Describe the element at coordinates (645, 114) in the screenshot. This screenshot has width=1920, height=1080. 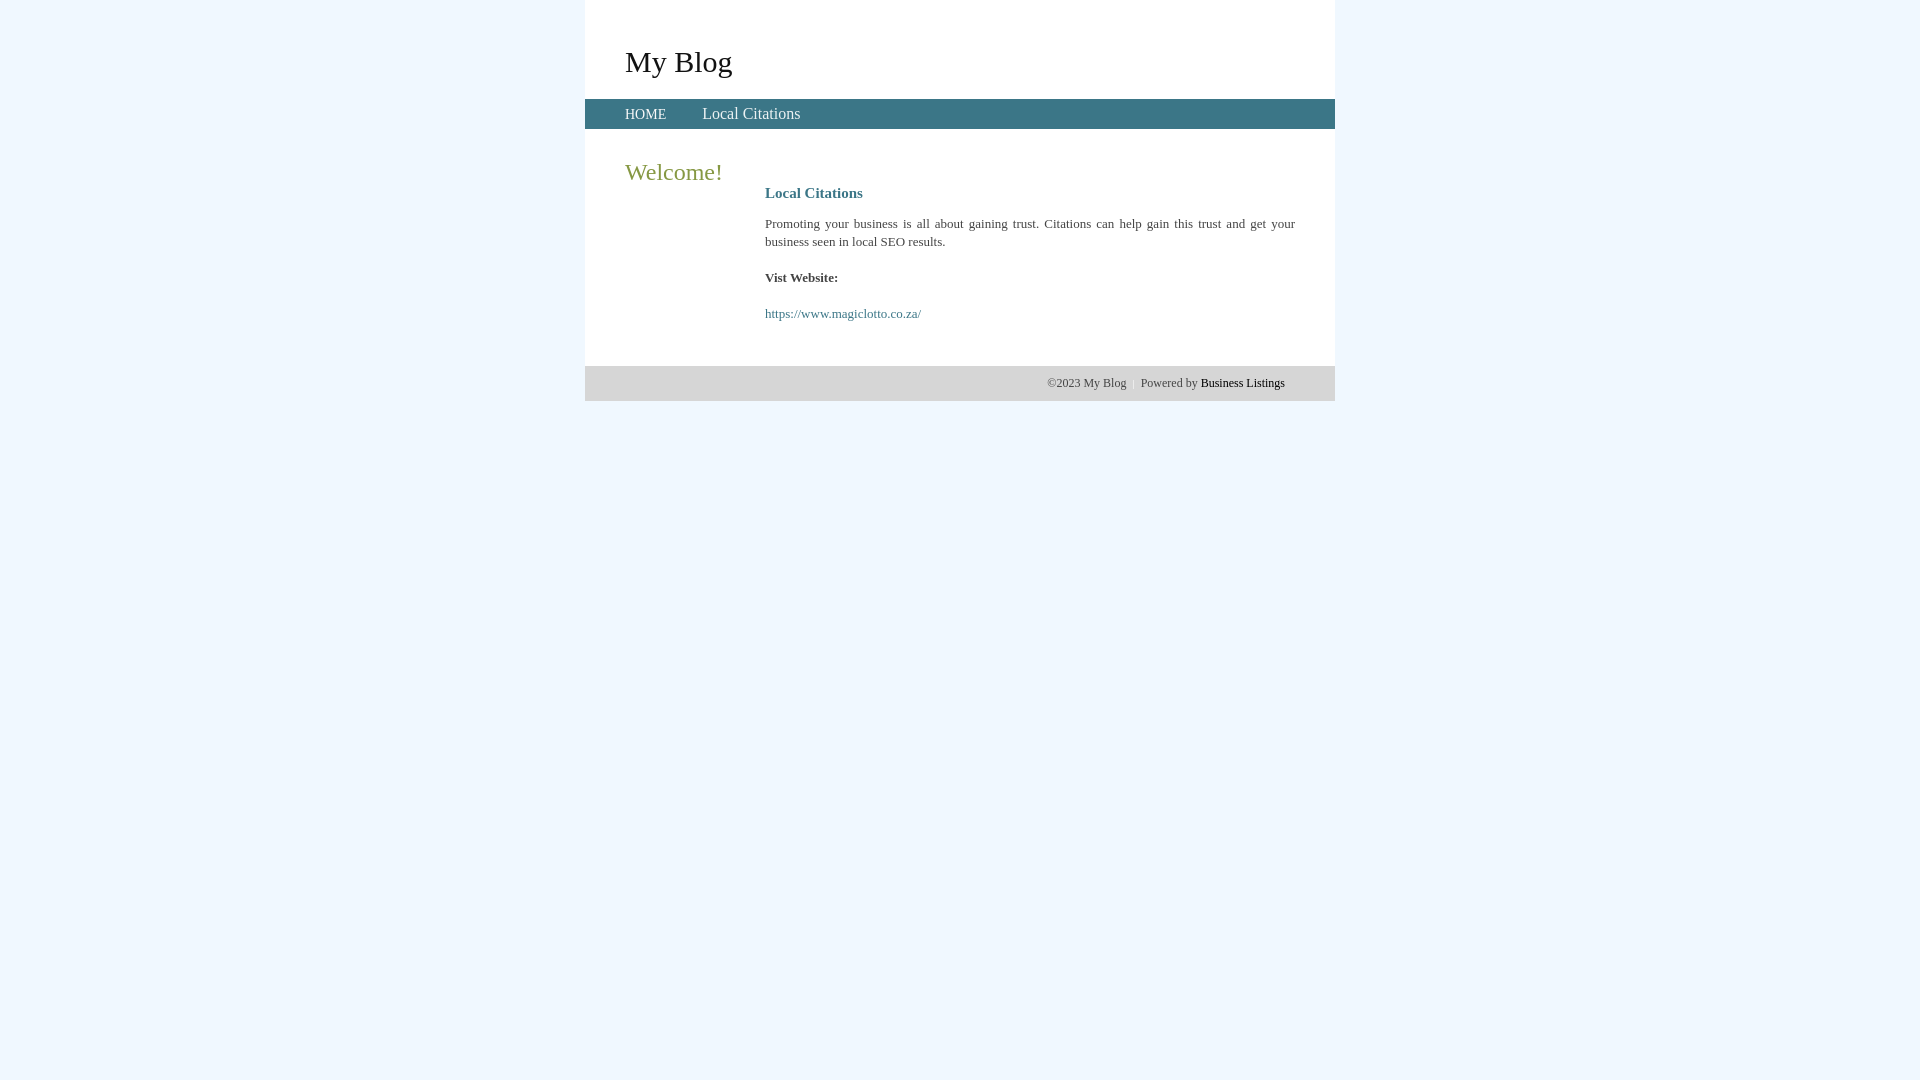
I see `'HOME'` at that location.